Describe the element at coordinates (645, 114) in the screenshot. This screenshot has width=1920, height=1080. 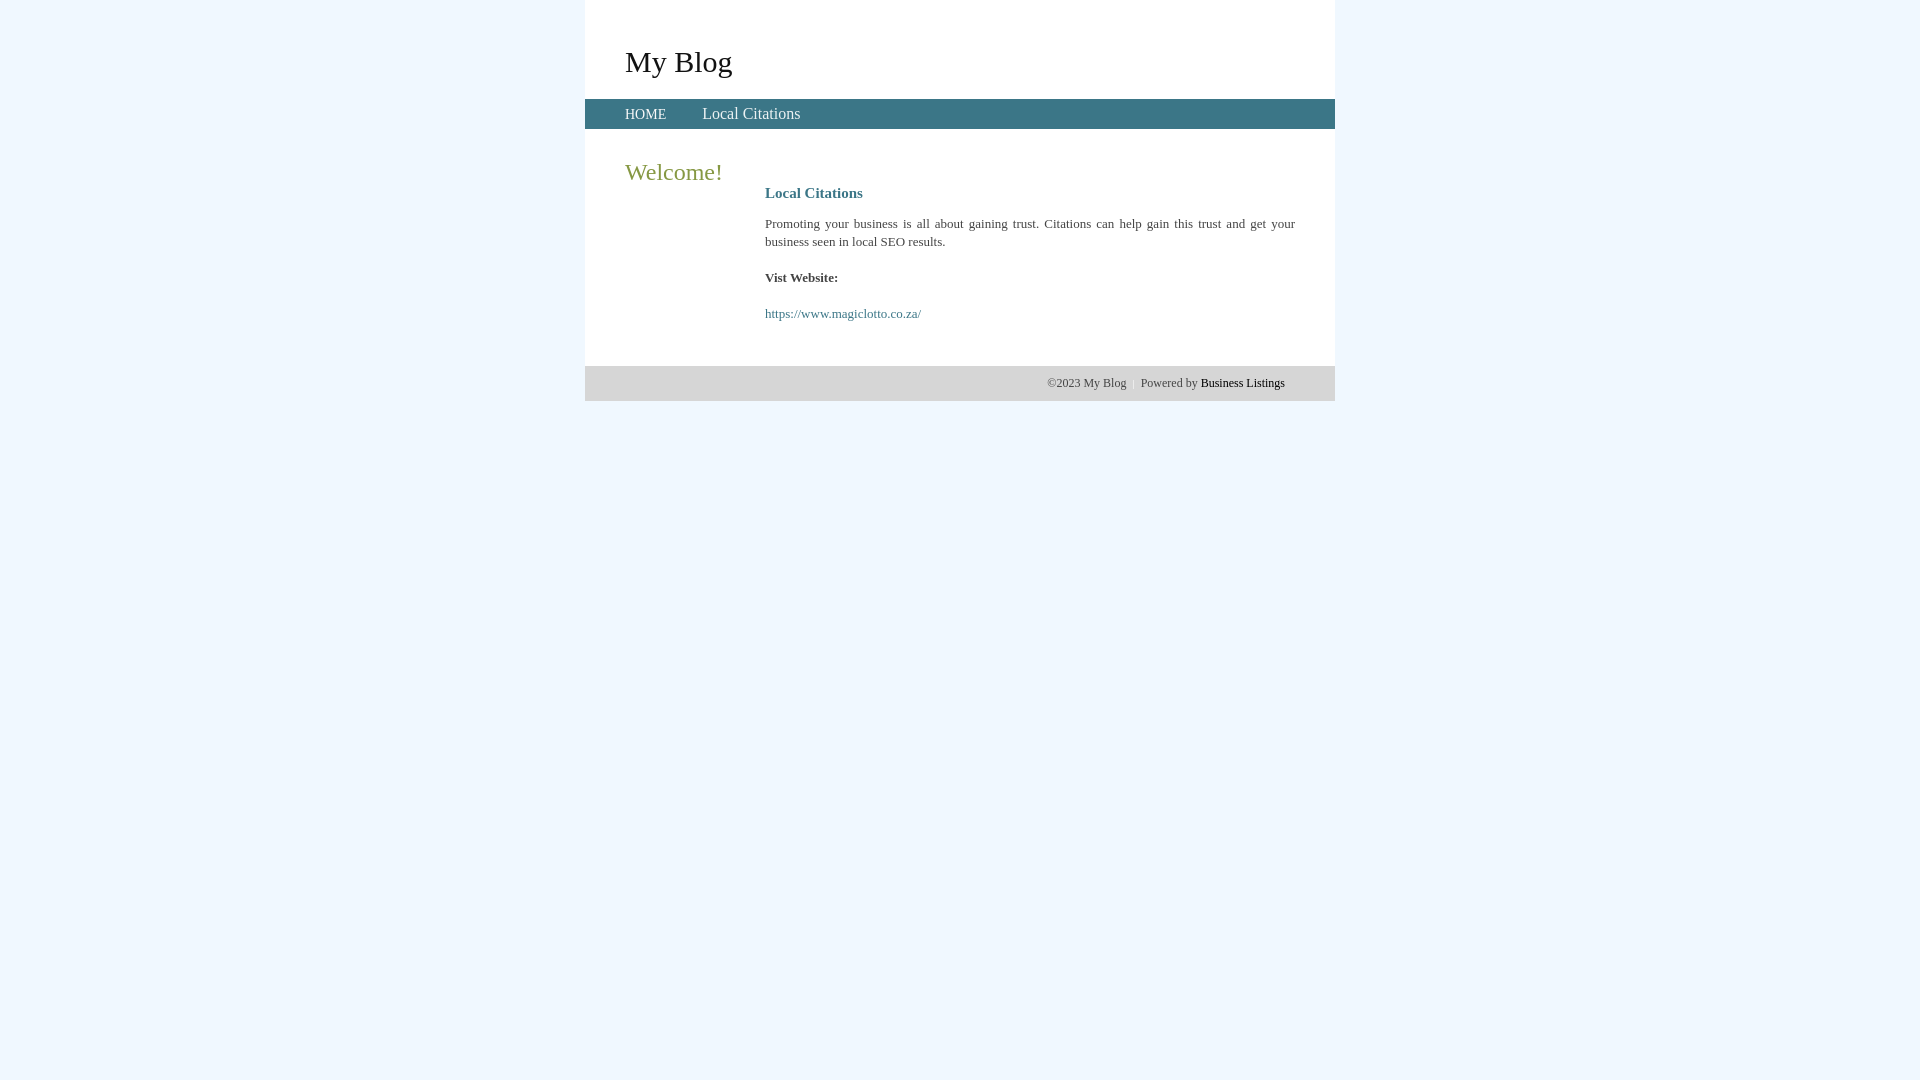
I see `'HOME'` at that location.